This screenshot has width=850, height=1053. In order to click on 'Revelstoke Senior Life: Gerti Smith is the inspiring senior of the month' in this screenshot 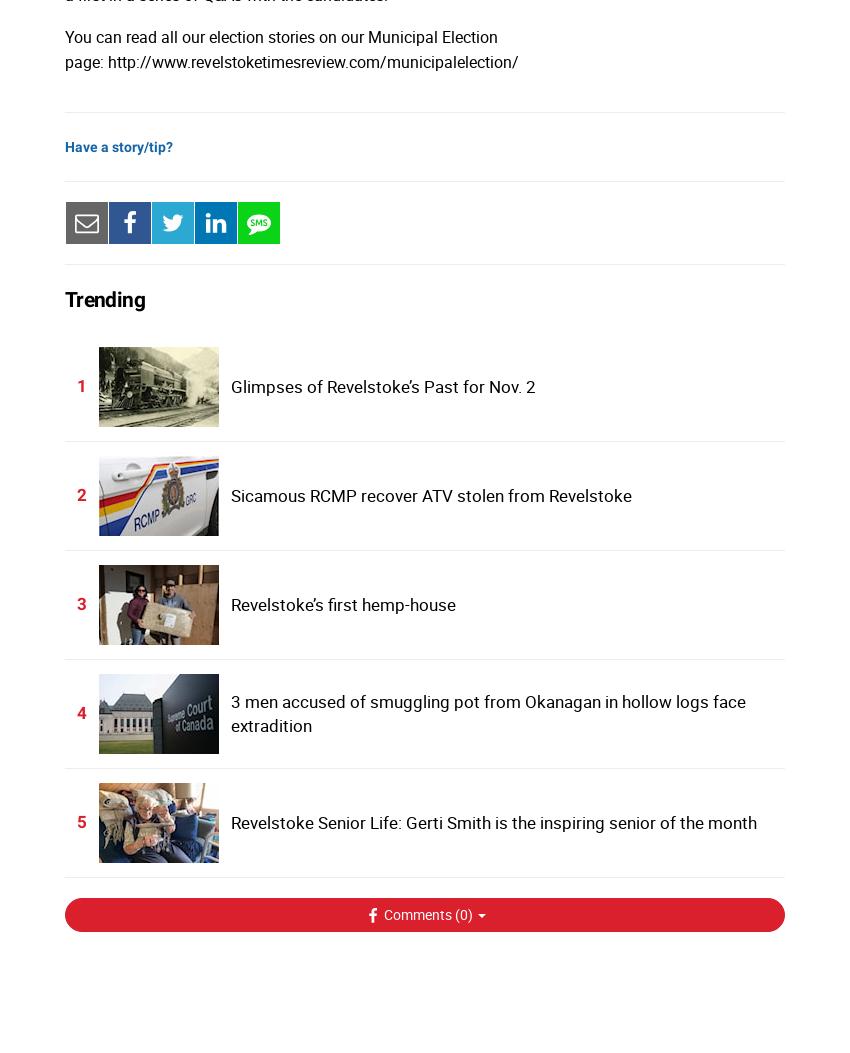, I will do `click(492, 820)`.